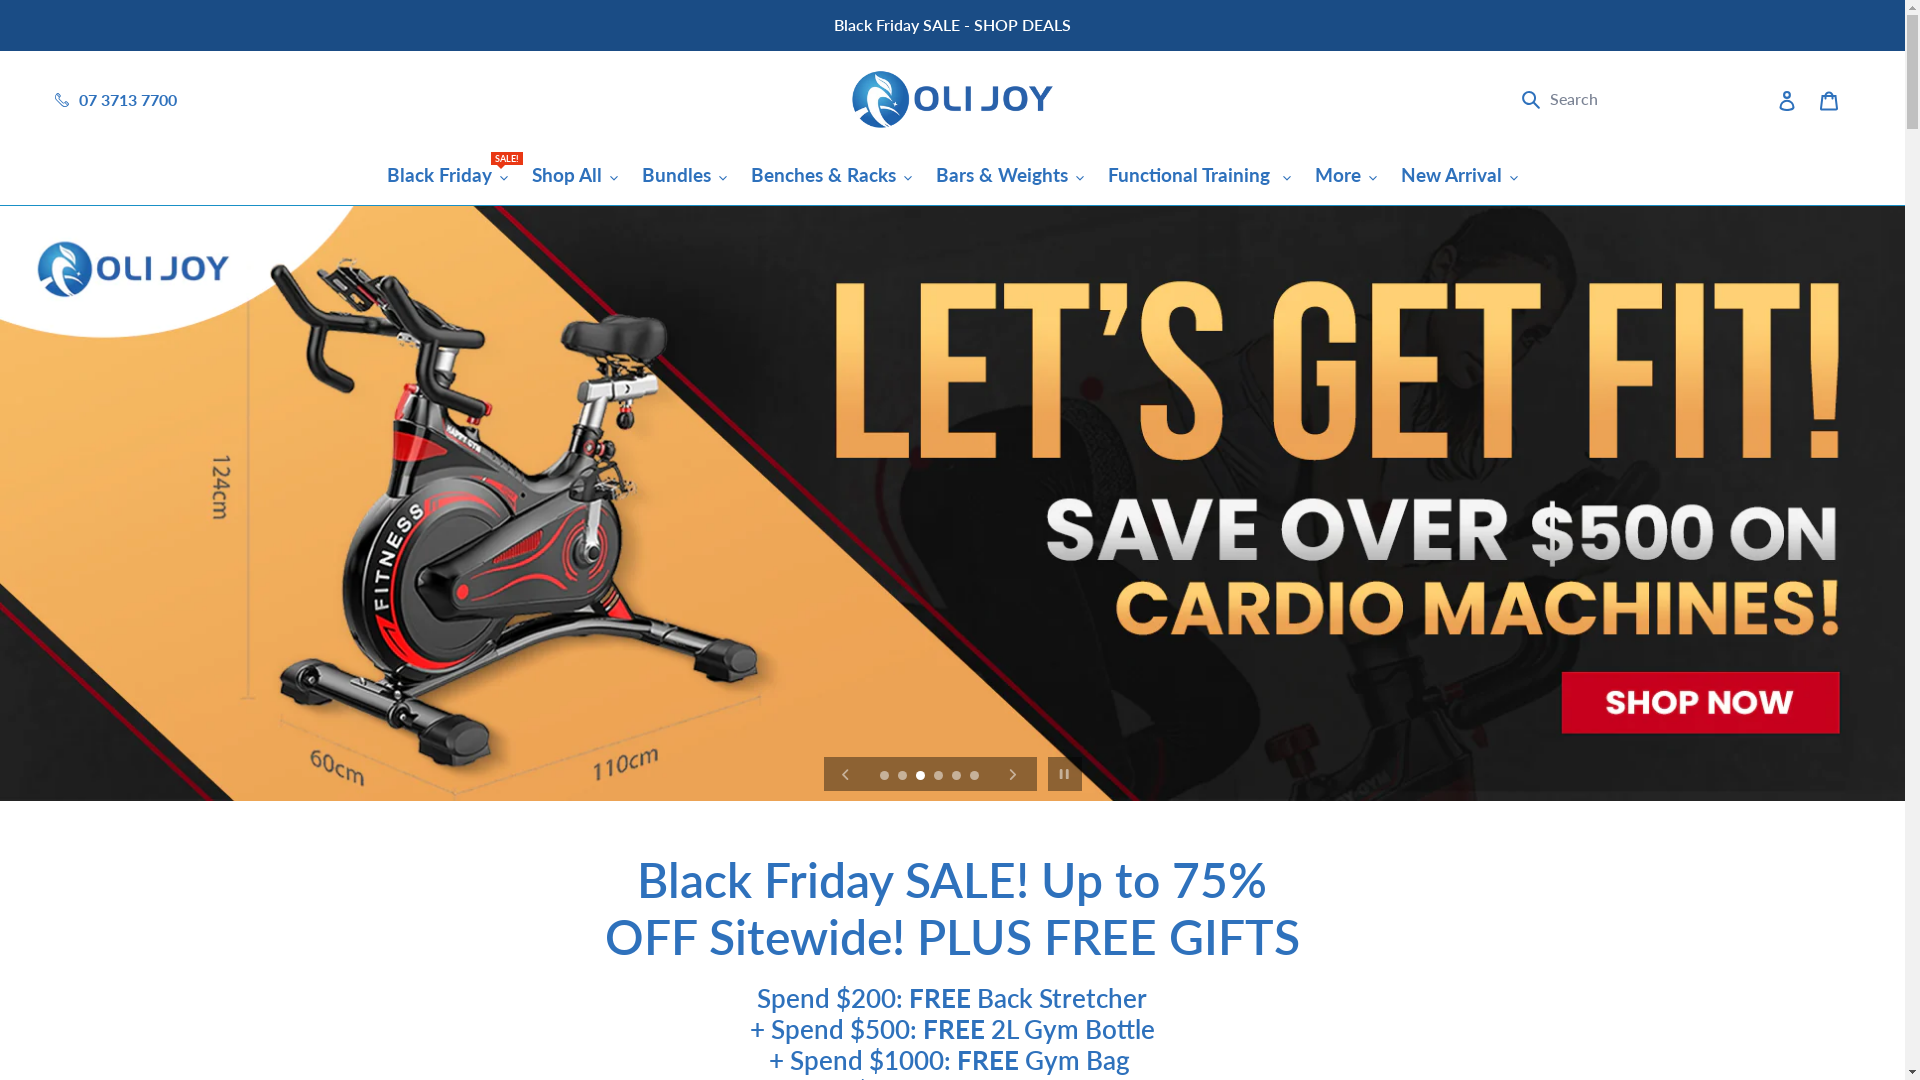  What do you see at coordinates (951, 24) in the screenshot?
I see `'Black Friday SALE - SHOP DEALS'` at bounding box center [951, 24].